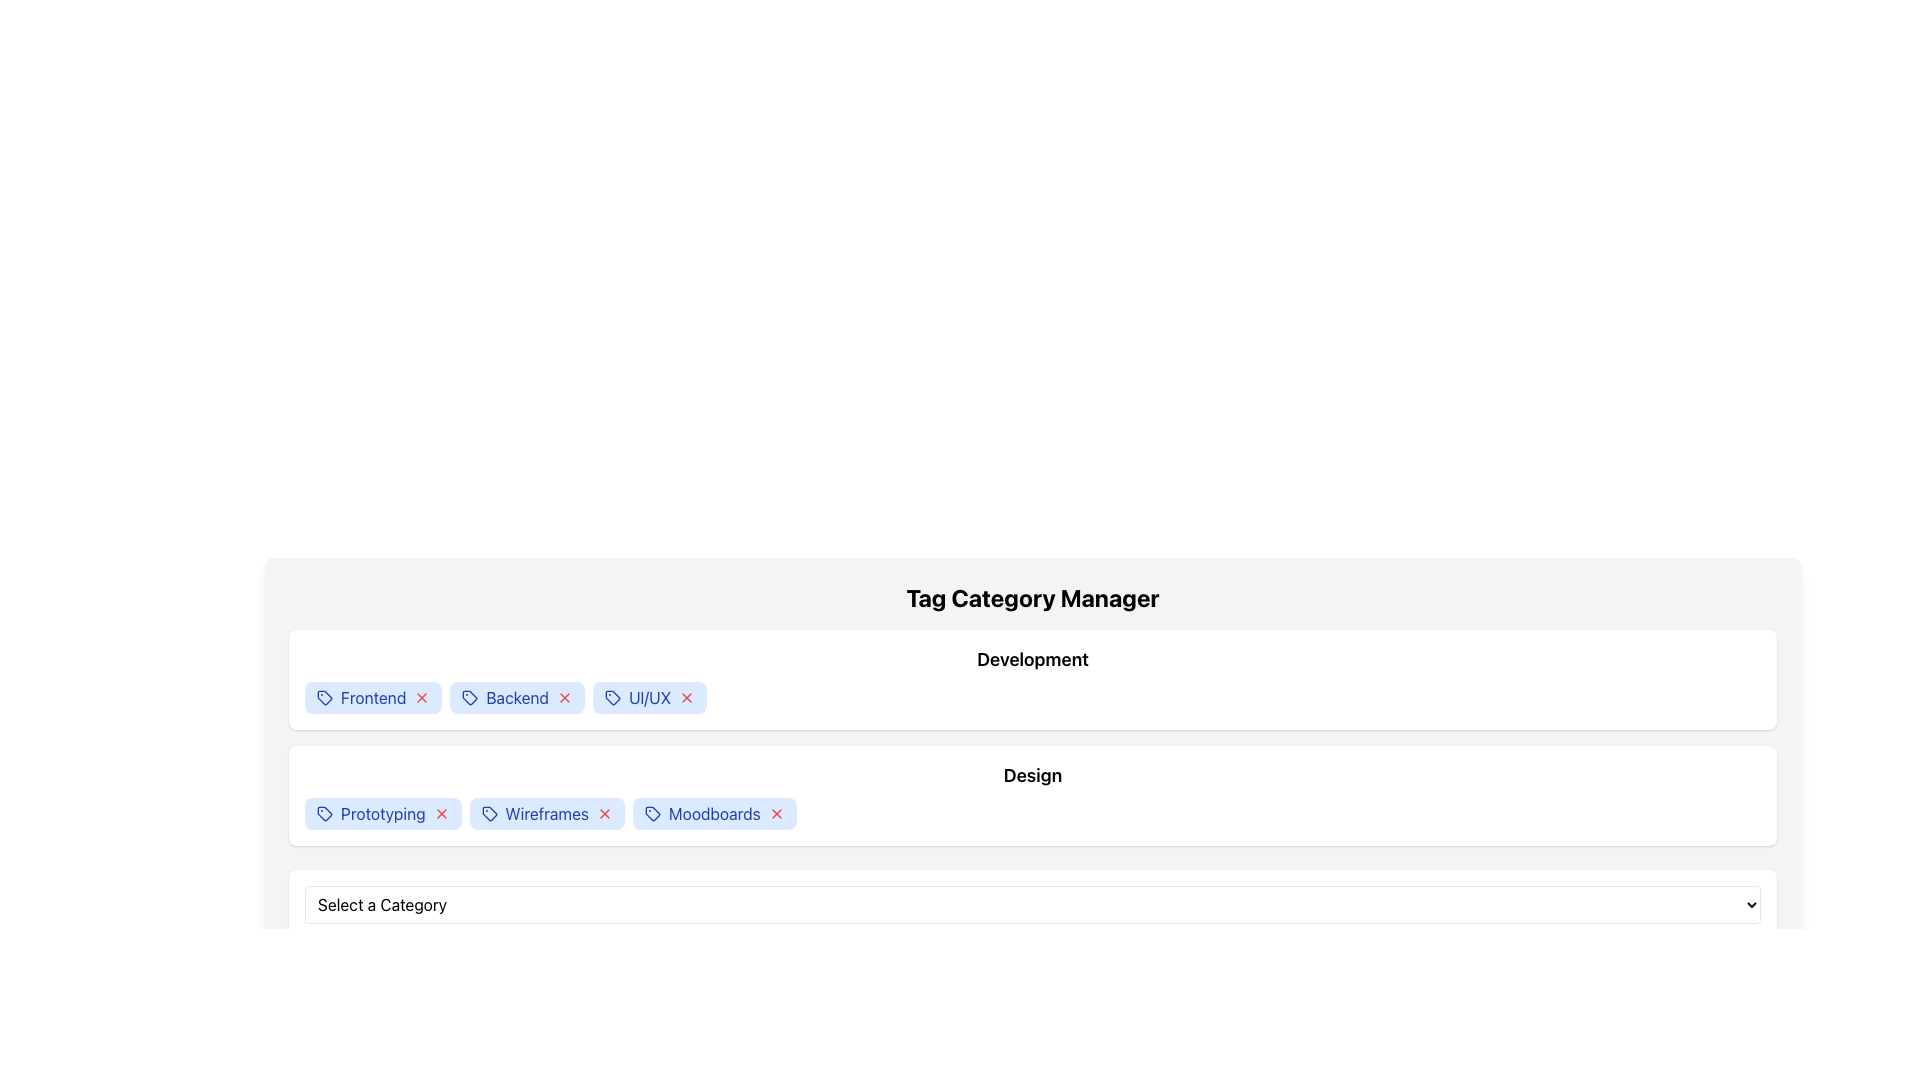 This screenshot has width=1920, height=1080. Describe the element at coordinates (325, 813) in the screenshot. I see `the small blue icon resembling a tag, located in the first tag of the second row under the 'Design' section, preceding the text 'Prototyping'` at that location.